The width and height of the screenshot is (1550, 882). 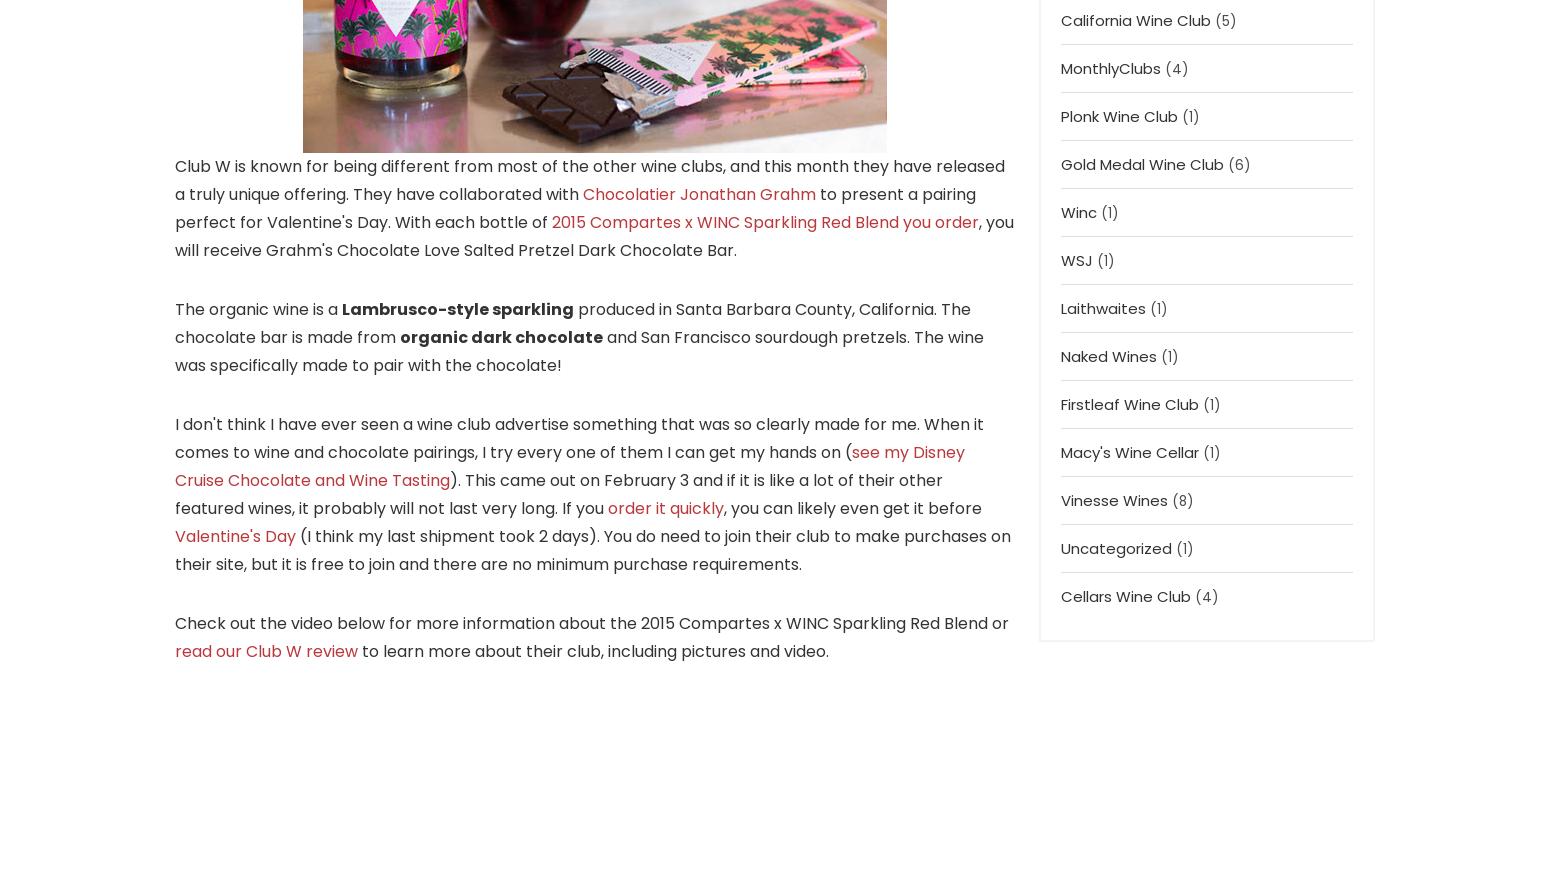 What do you see at coordinates (258, 307) in the screenshot?
I see `'The organic wine is a'` at bounding box center [258, 307].